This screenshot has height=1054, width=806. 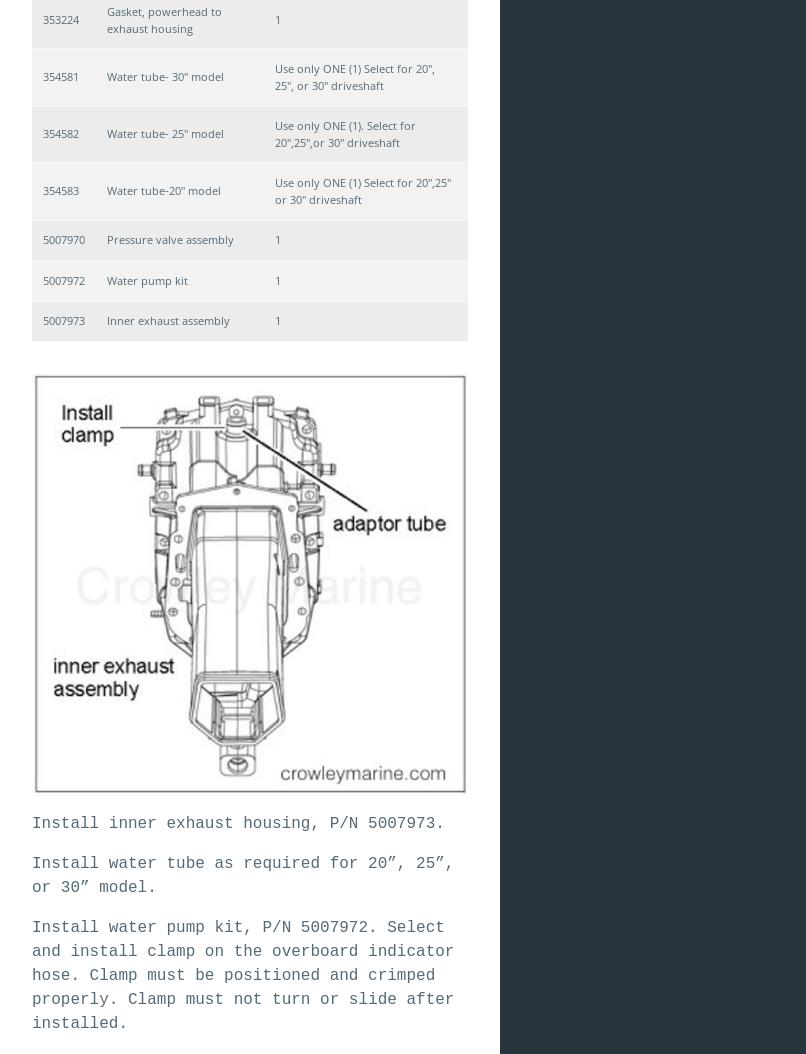 What do you see at coordinates (106, 19) in the screenshot?
I see `'Gasket, powerhead to exhaust housing'` at bounding box center [106, 19].